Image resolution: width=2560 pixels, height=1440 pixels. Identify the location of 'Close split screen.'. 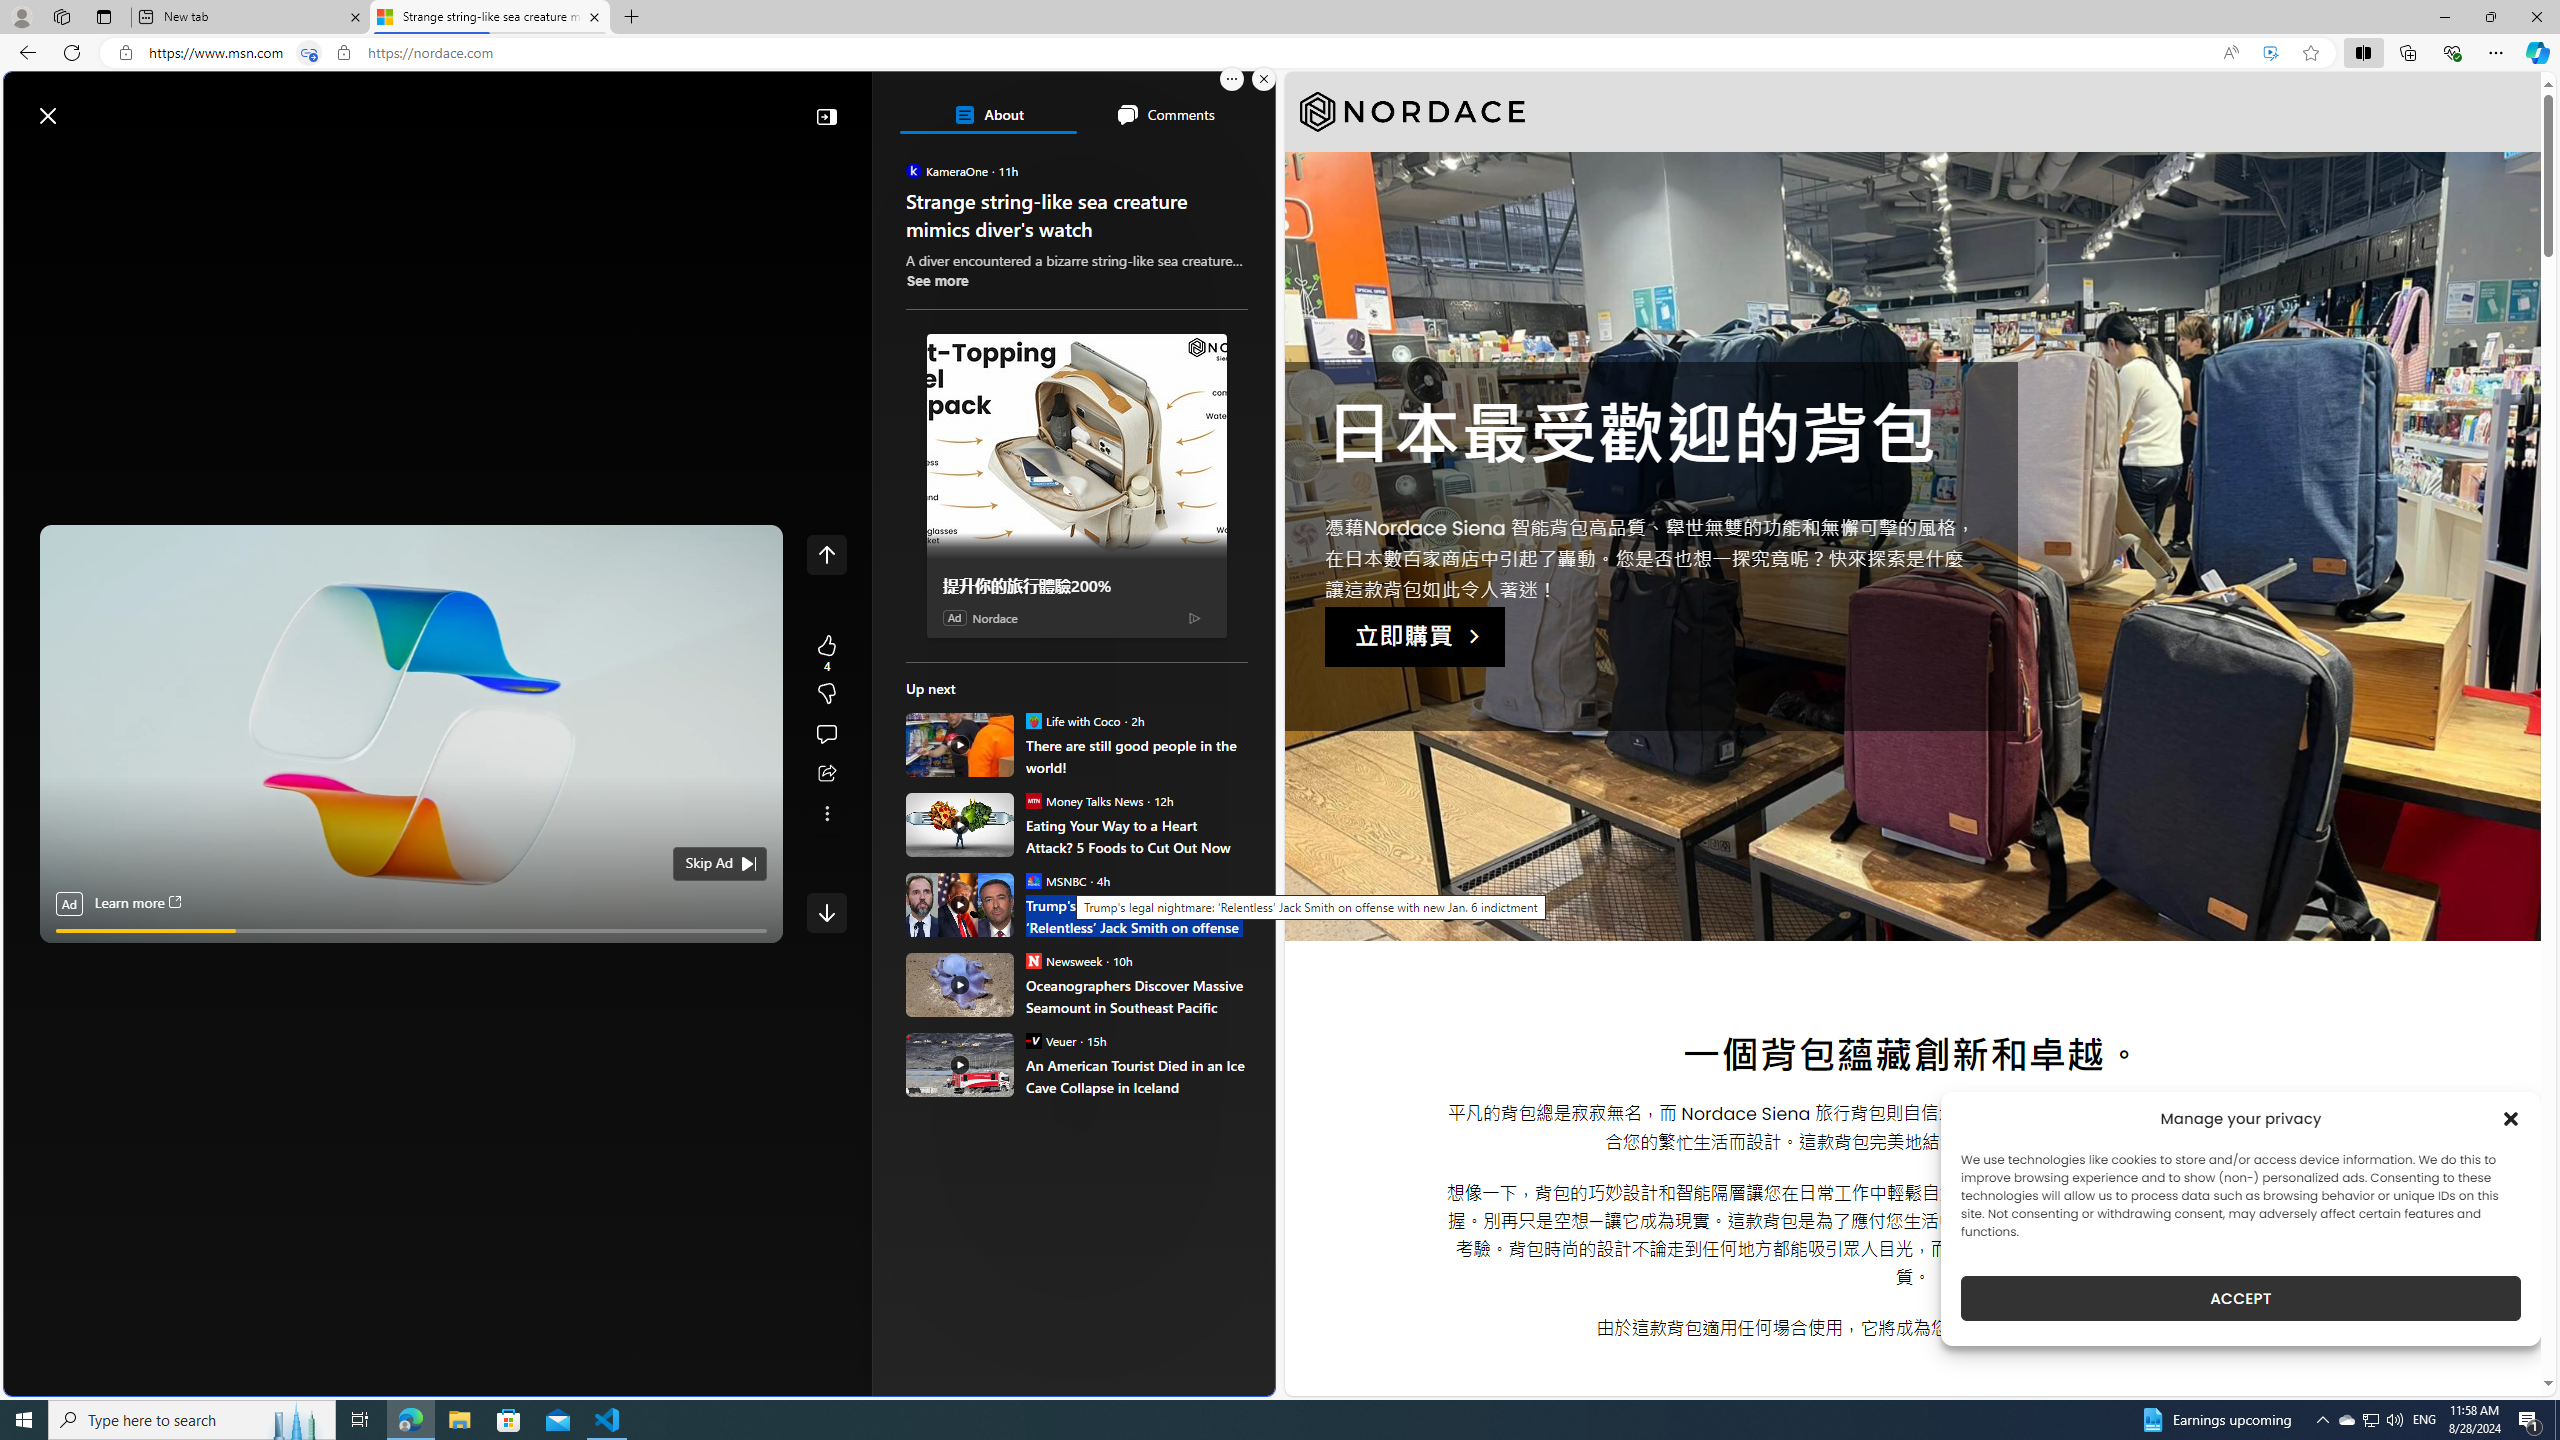
(1263, 78).